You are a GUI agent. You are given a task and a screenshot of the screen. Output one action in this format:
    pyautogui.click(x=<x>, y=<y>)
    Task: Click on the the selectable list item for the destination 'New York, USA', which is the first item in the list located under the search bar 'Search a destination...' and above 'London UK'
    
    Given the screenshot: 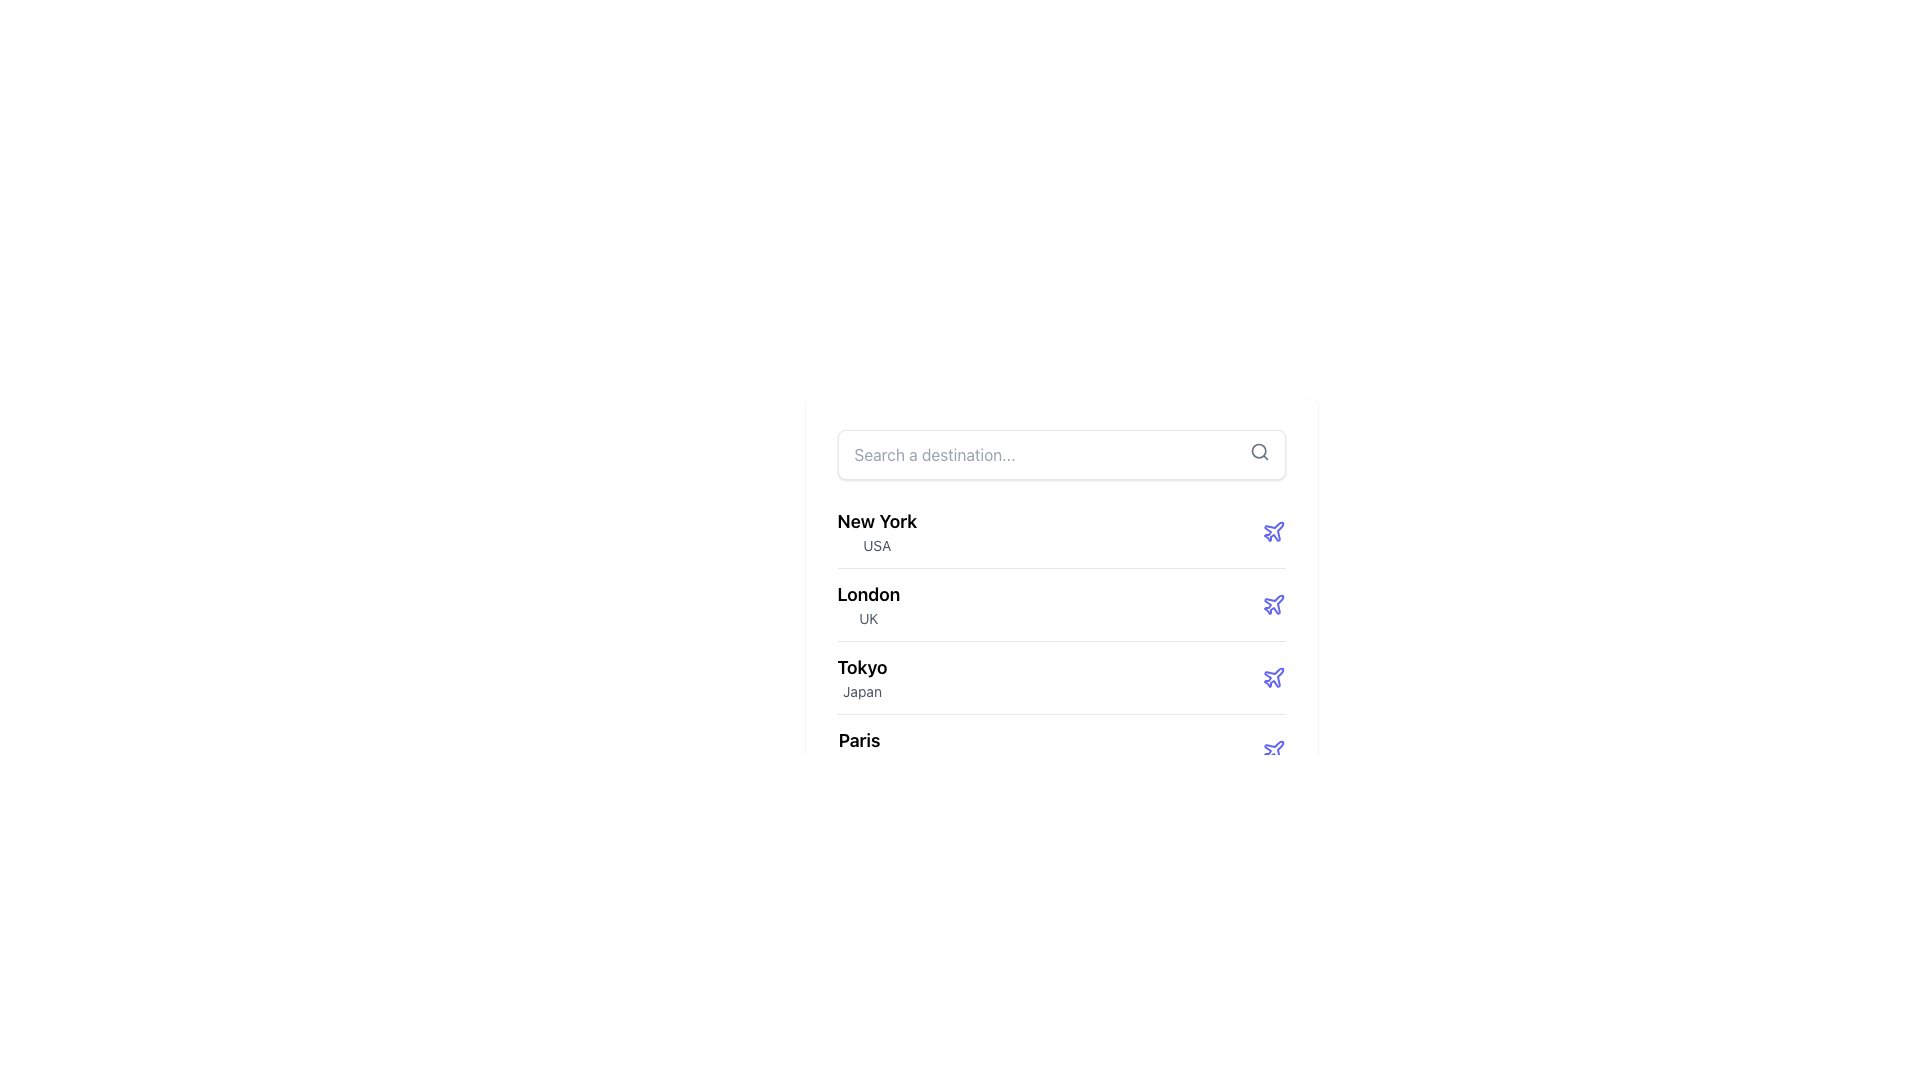 What is the action you would take?
    pyautogui.click(x=877, y=531)
    